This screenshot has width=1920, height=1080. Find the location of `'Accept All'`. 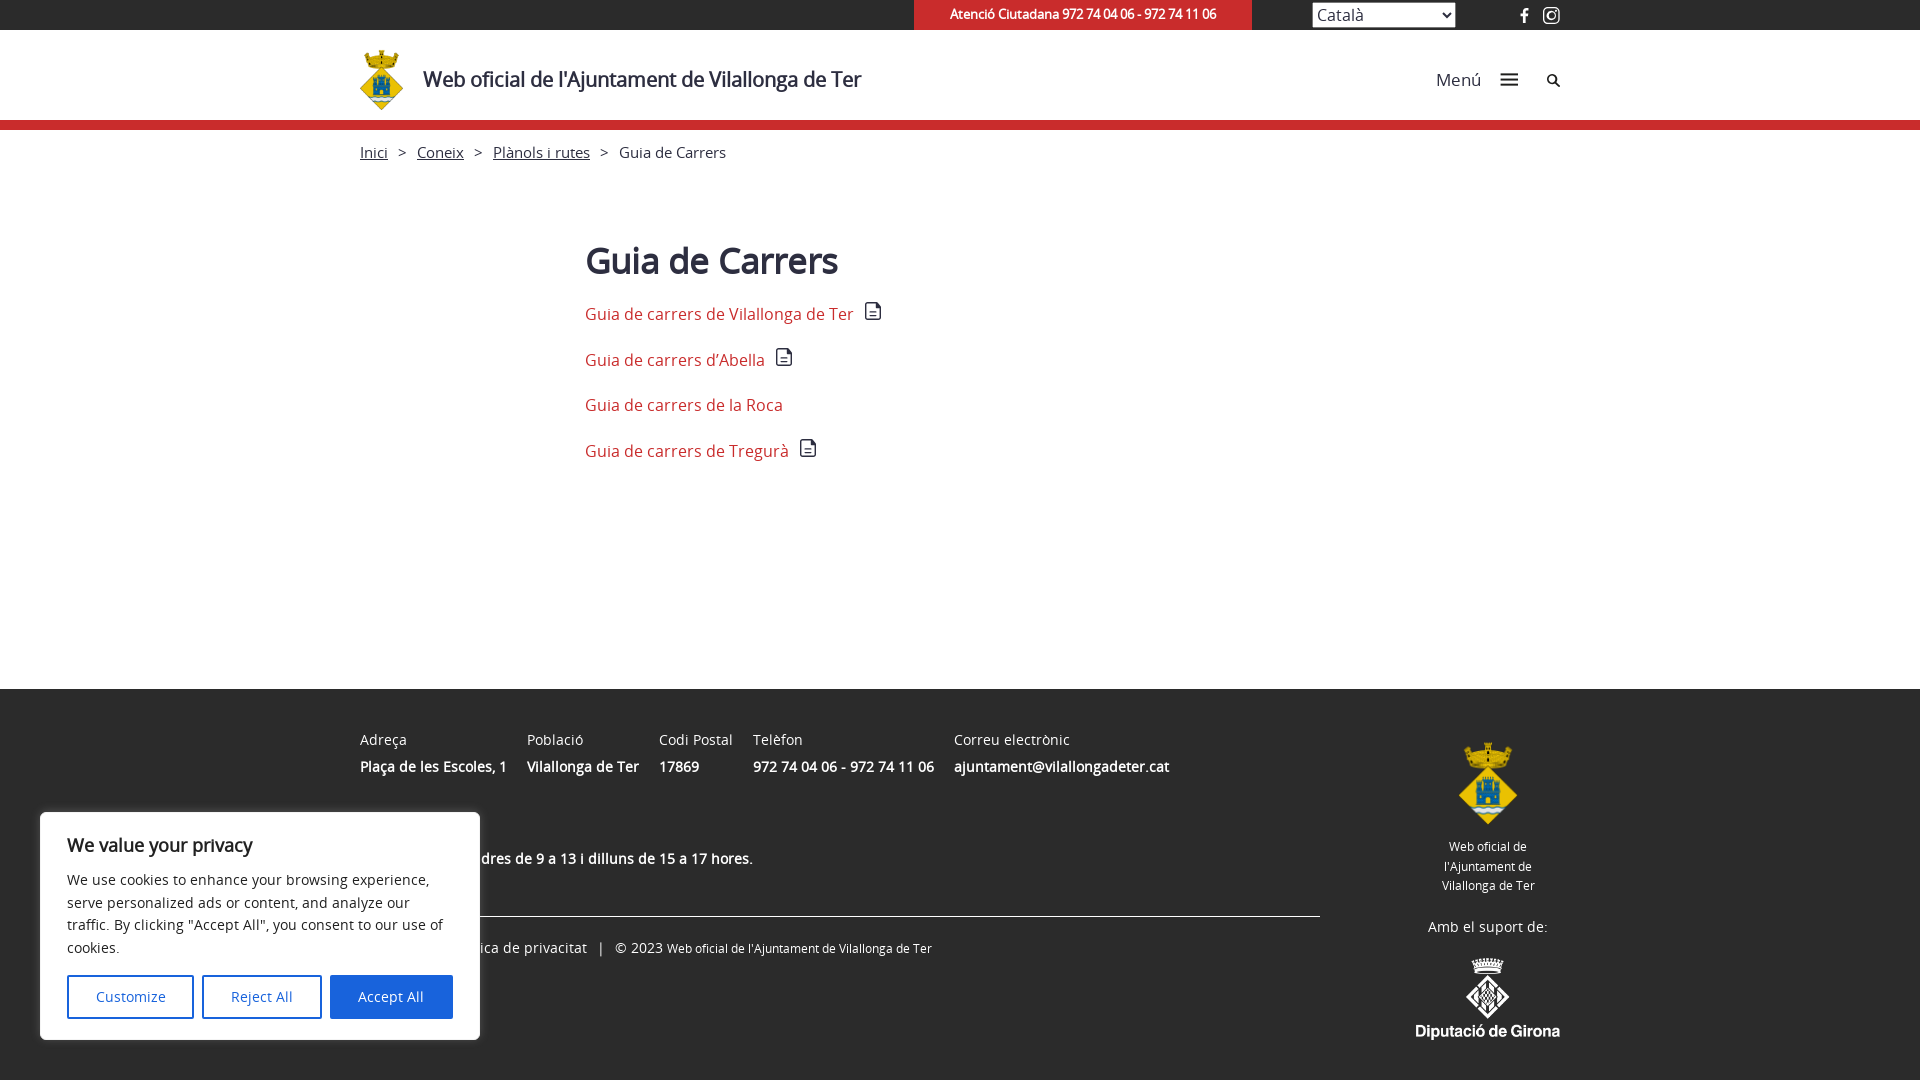

'Accept All' is located at coordinates (391, 996).